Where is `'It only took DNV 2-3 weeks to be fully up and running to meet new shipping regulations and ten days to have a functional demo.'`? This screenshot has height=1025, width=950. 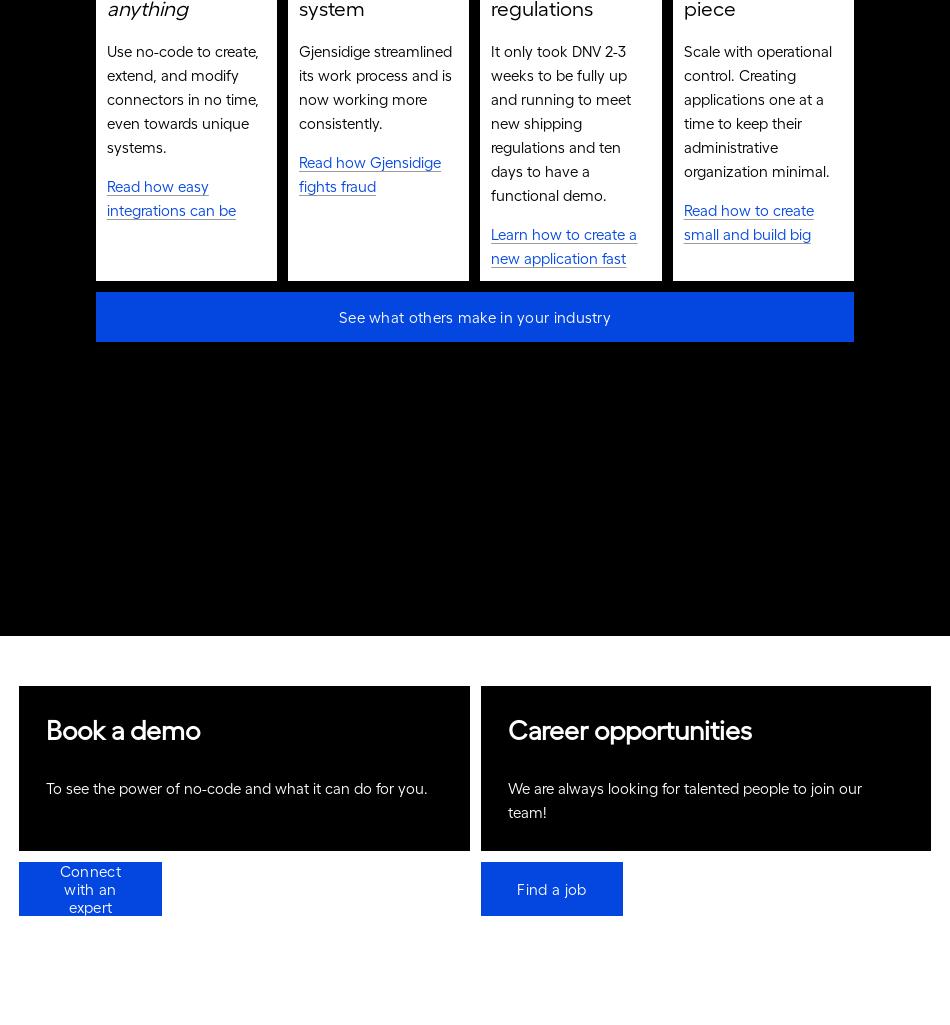 'It only took DNV 2-3 weeks to be fully up and running to meet new shipping regulations and ten days to have a functional demo.' is located at coordinates (562, 129).